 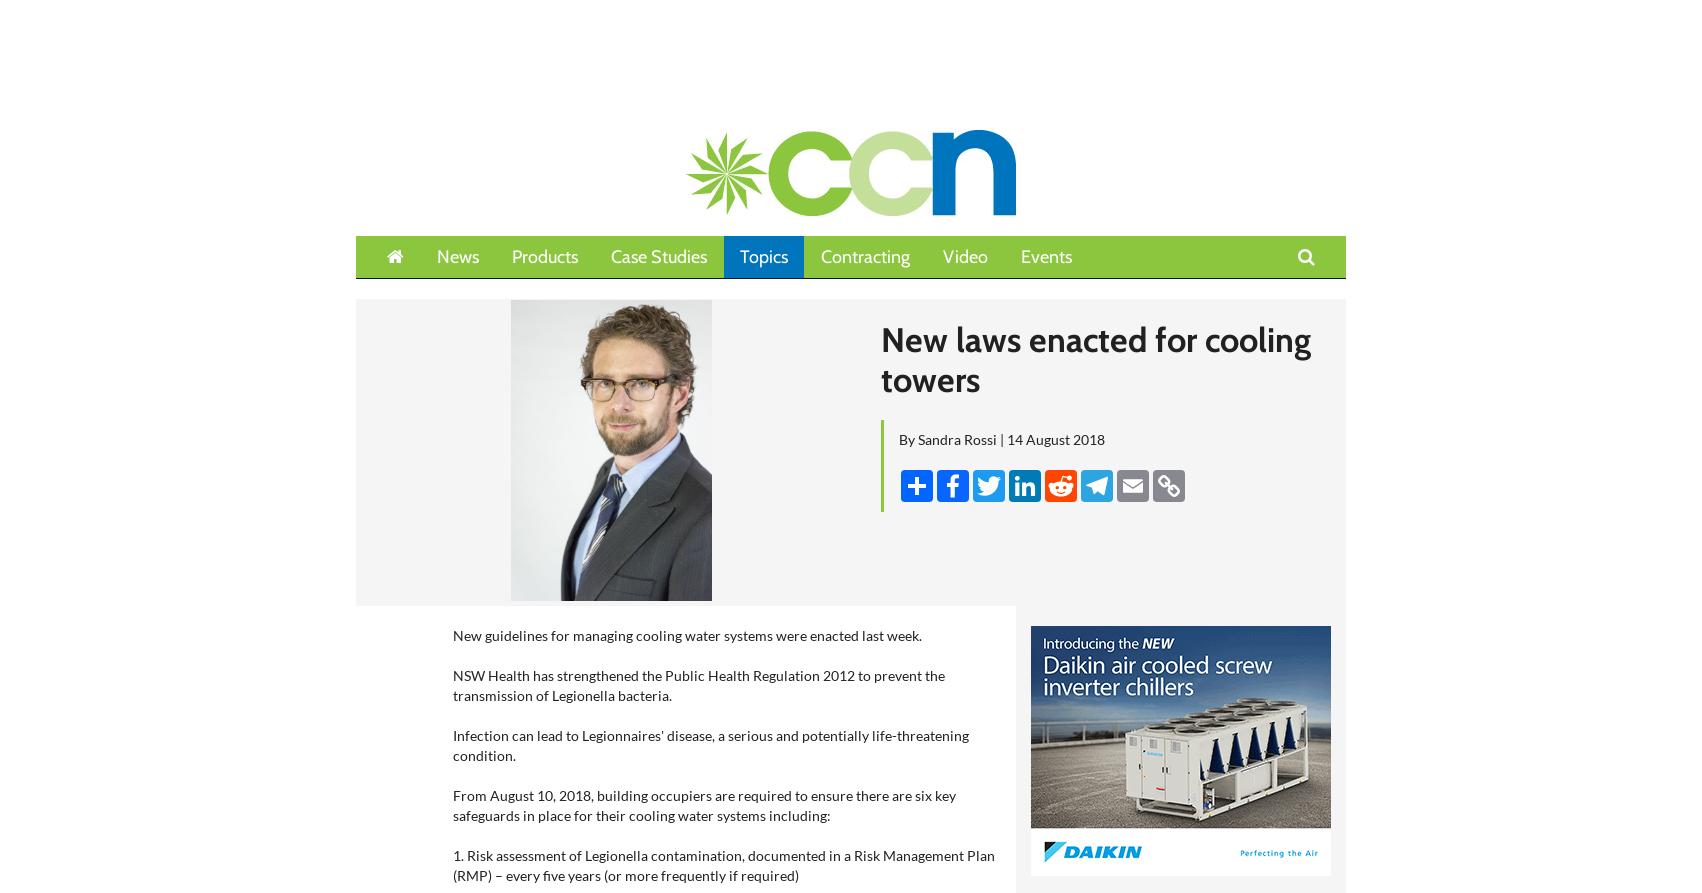 I want to click on 'NSW Health has strengthened the Public Health Regulation 2012 to prevent the transmission of Legionella bacteria.', so click(x=699, y=685).